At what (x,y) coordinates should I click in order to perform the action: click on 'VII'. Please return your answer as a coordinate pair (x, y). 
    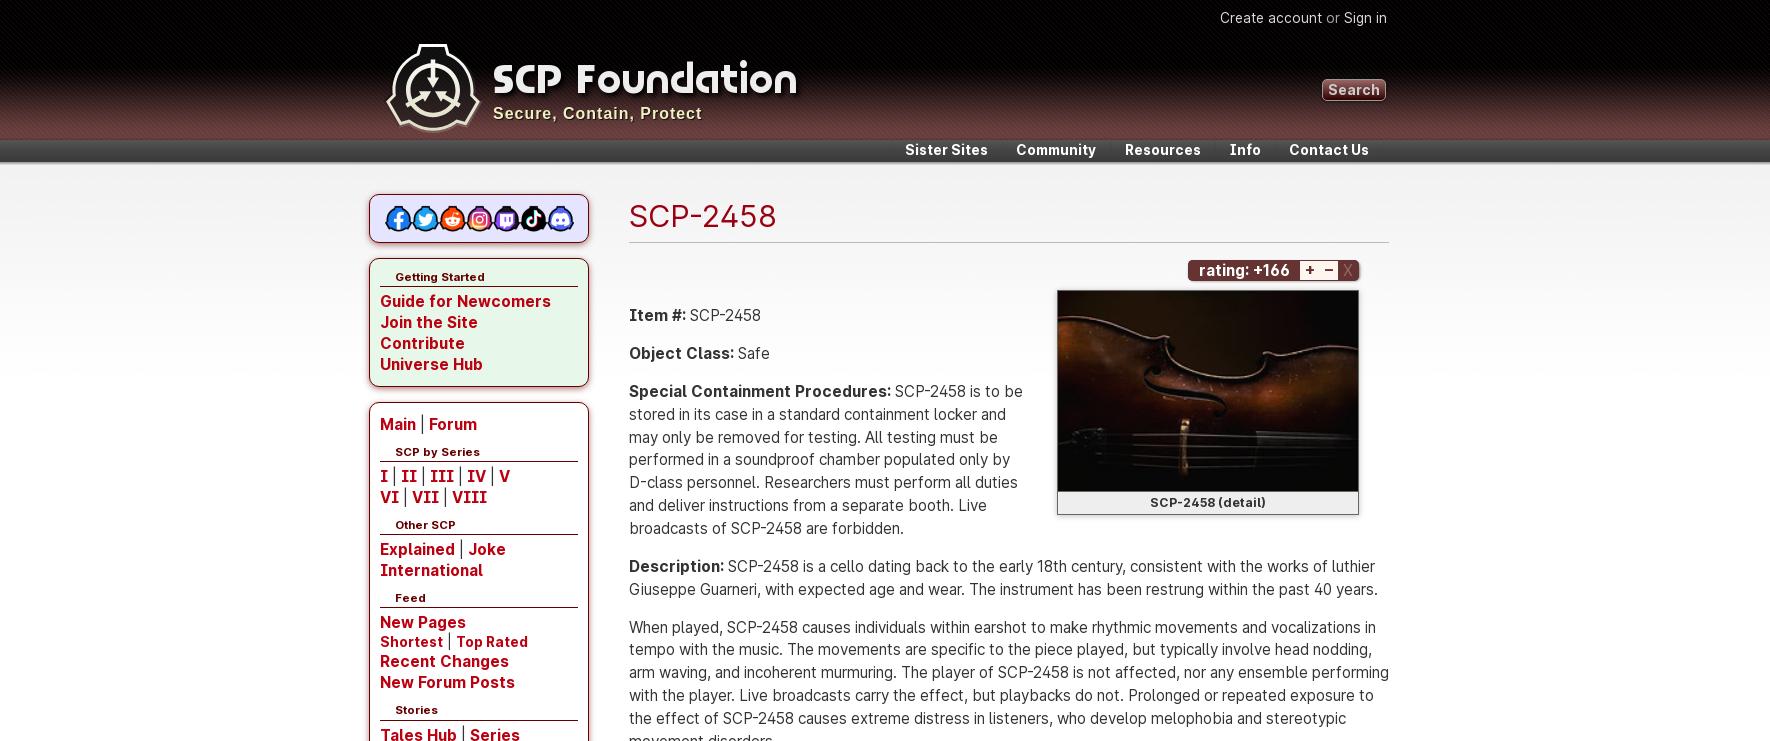
    Looking at the image, I should click on (424, 497).